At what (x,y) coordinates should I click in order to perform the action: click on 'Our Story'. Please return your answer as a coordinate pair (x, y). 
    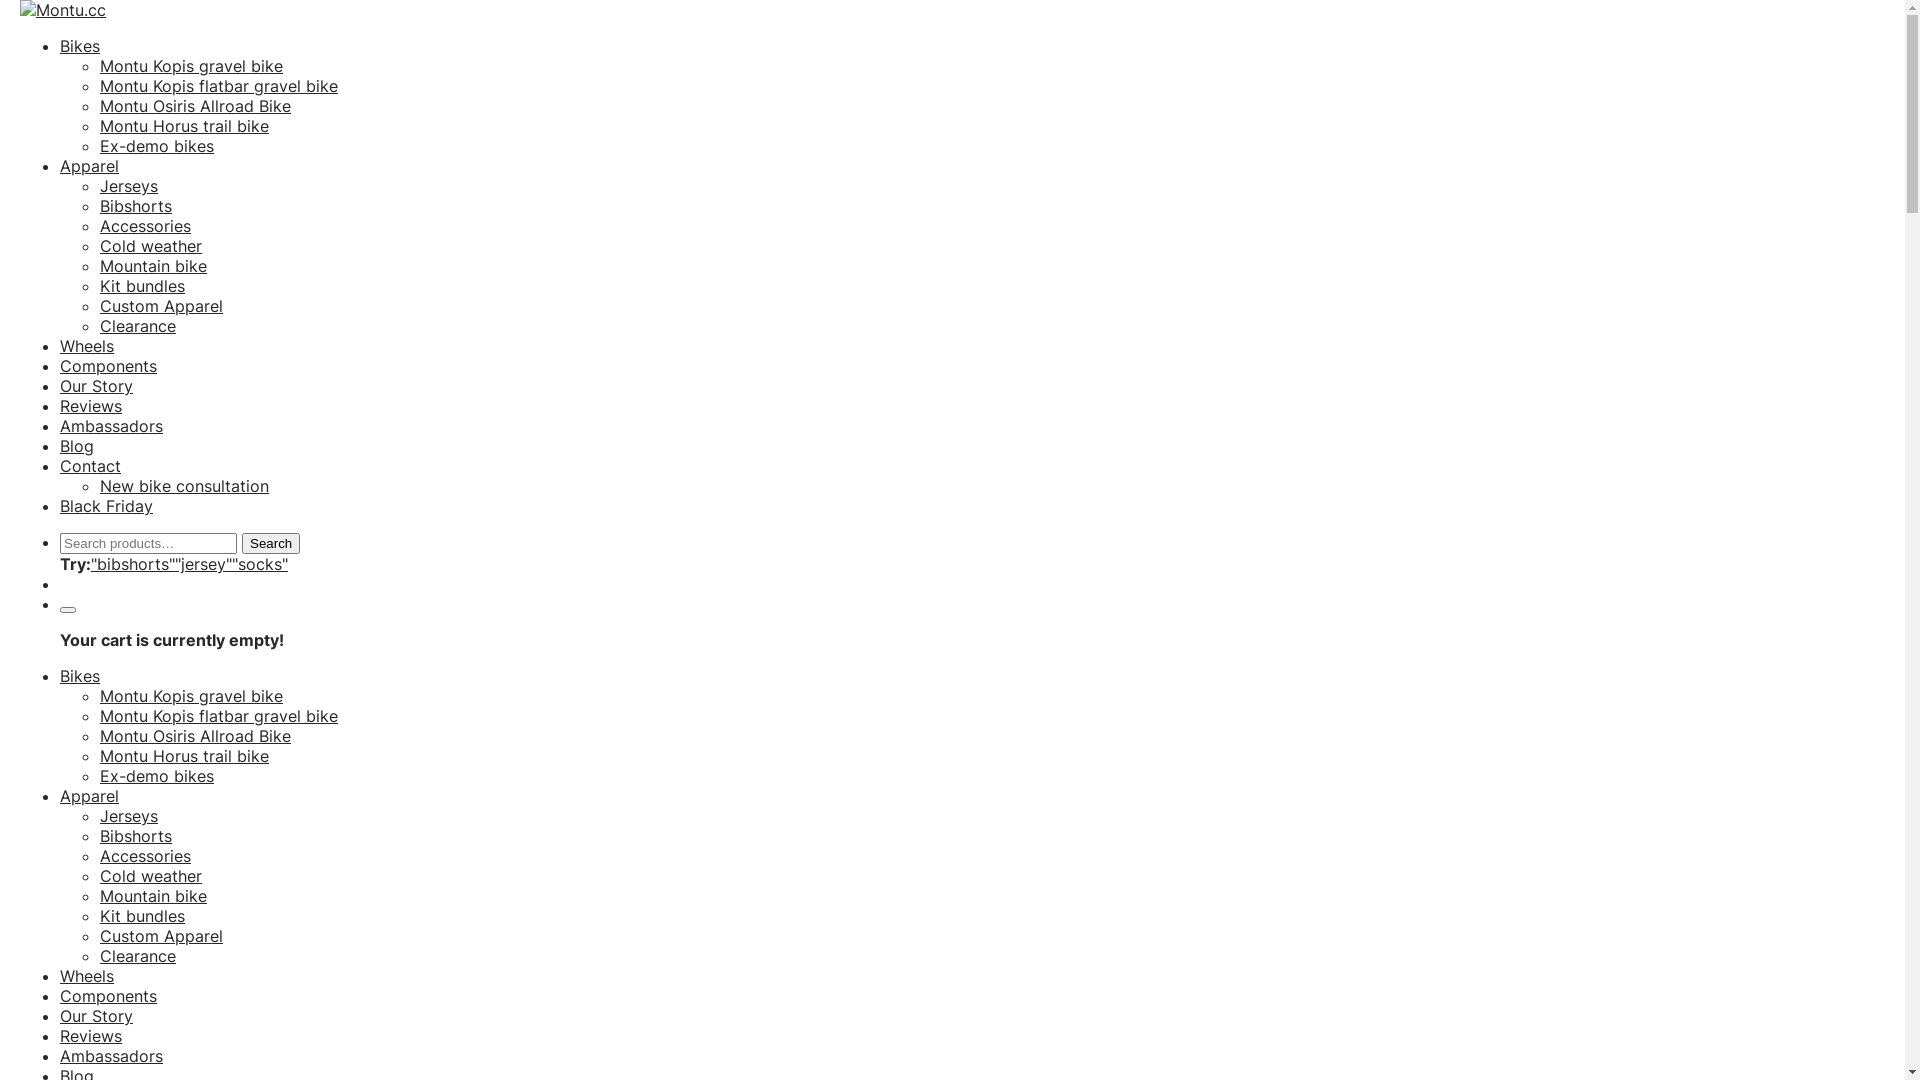
    Looking at the image, I should click on (95, 1015).